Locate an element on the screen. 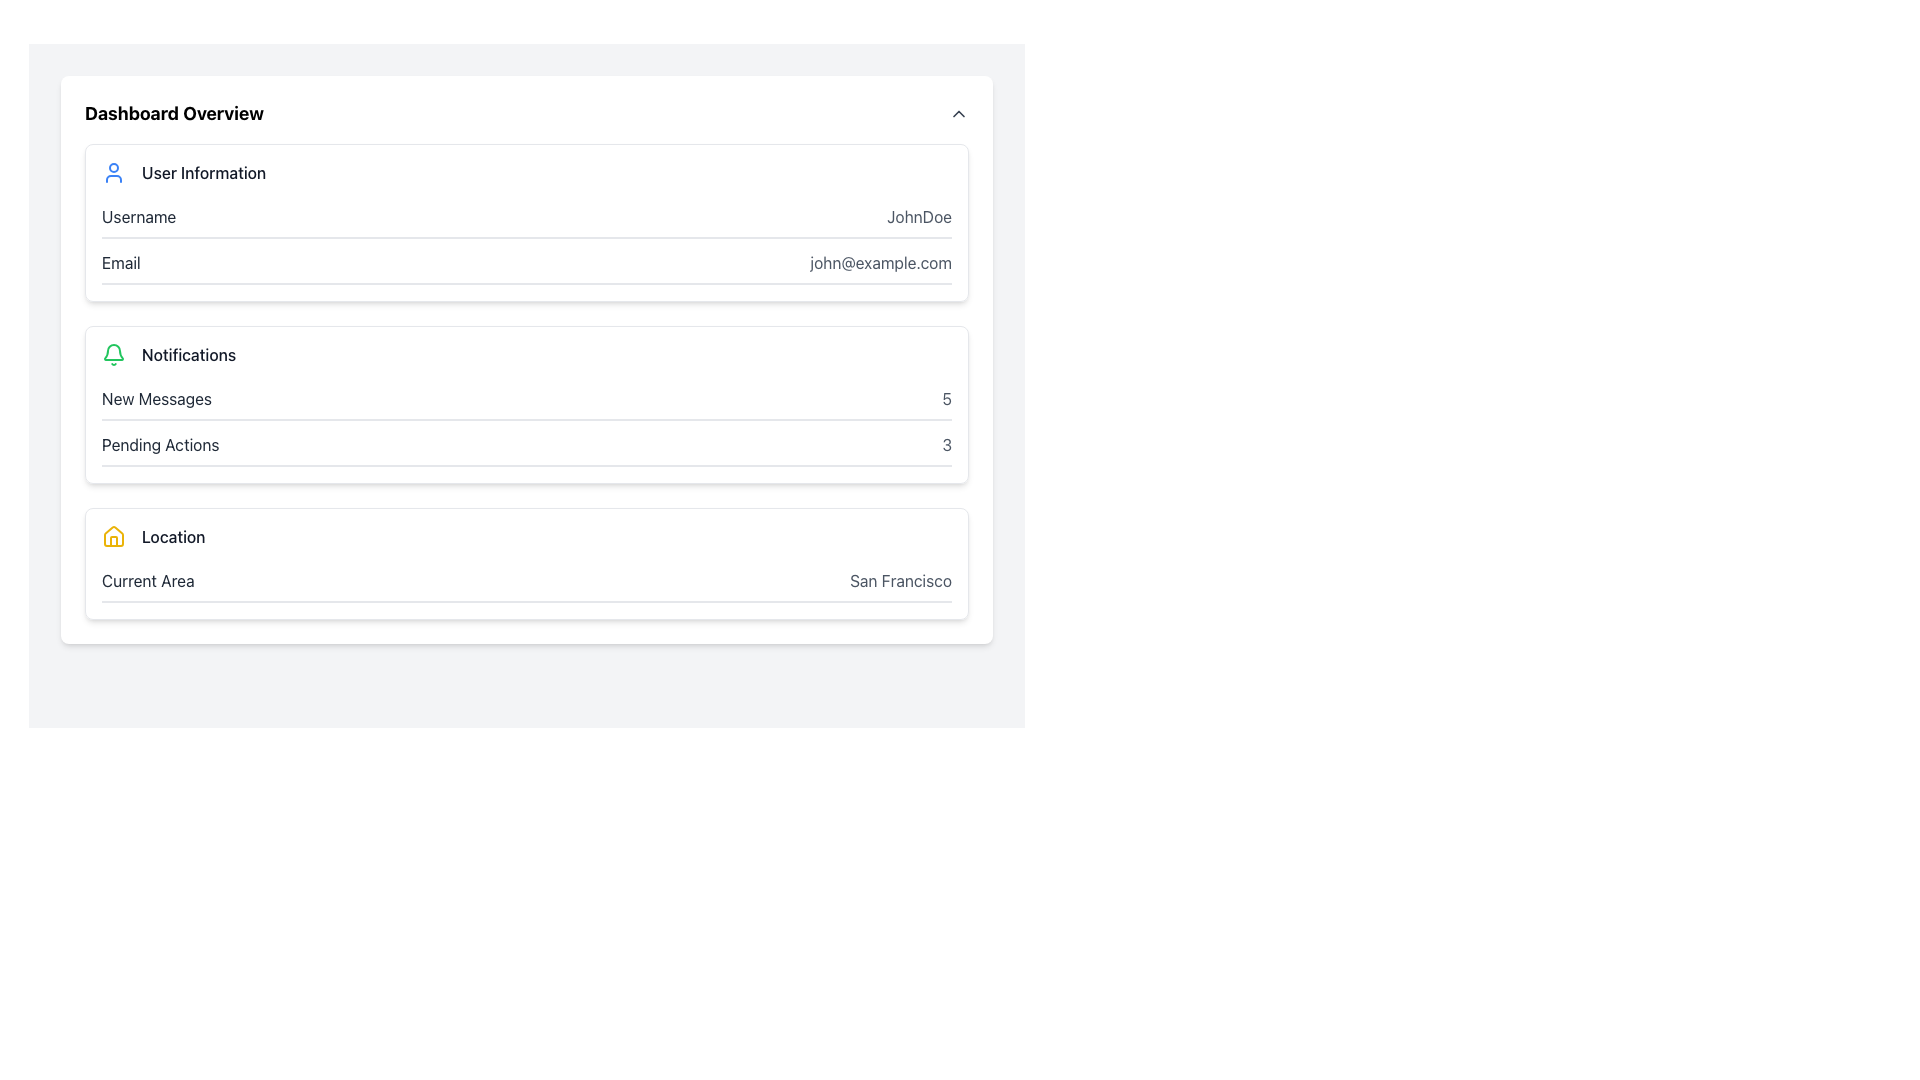 The height and width of the screenshot is (1080, 1920). the first text label in the 'Location' section that describes the current location being displayed is located at coordinates (147, 581).